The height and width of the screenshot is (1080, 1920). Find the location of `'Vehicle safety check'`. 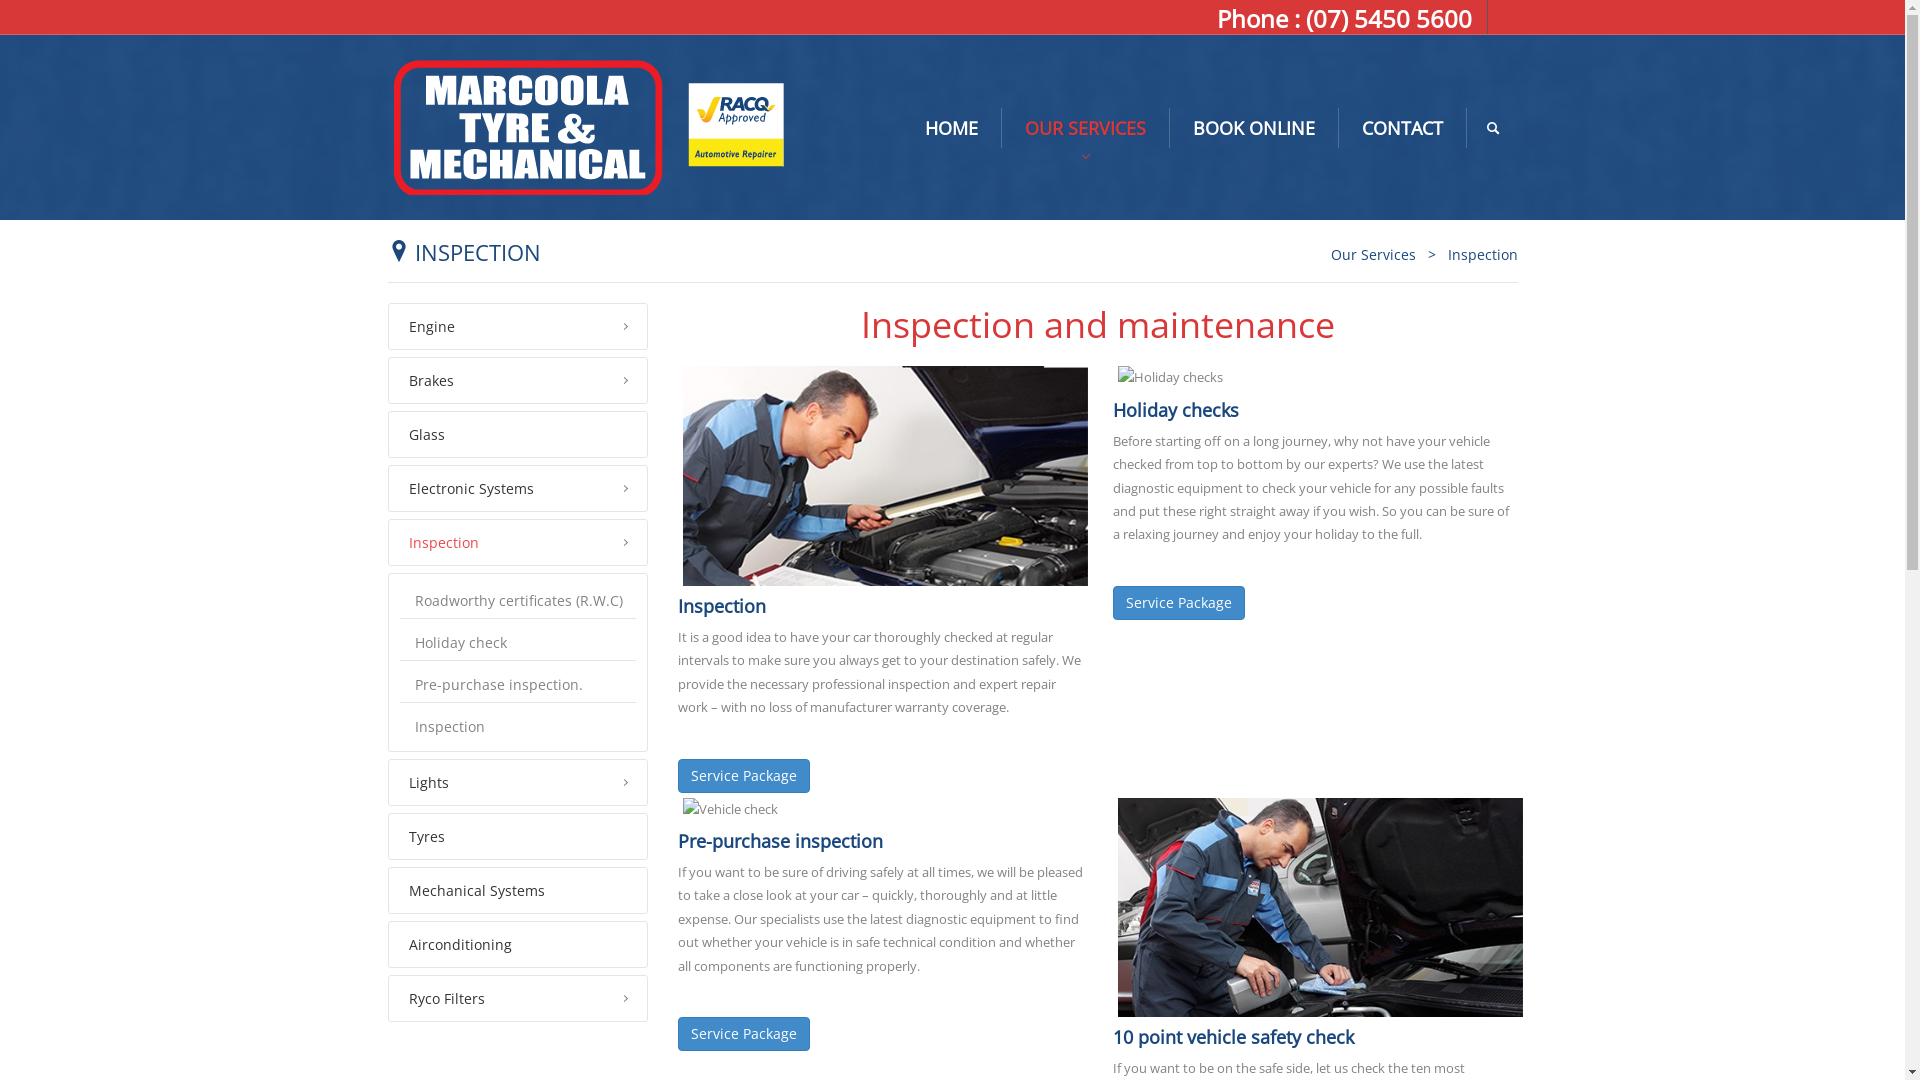

'Vehicle safety check' is located at coordinates (1320, 907).